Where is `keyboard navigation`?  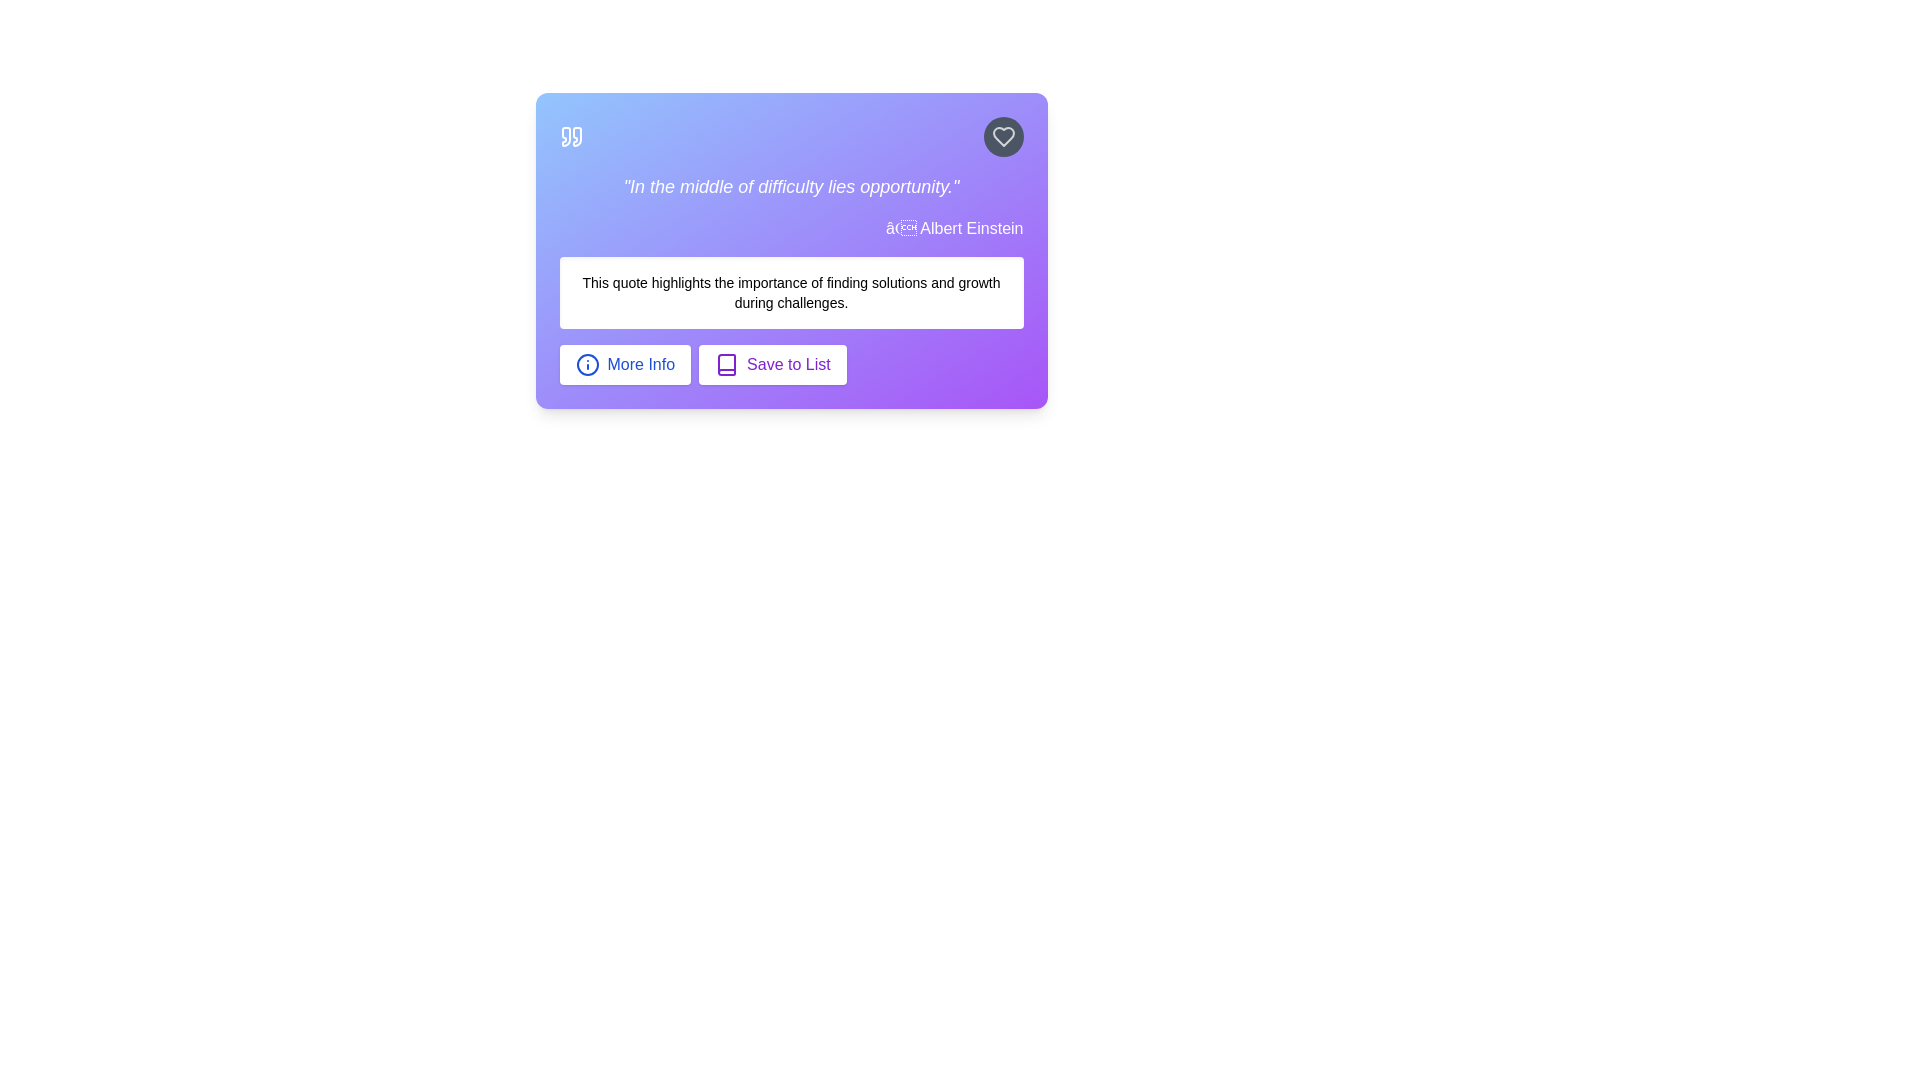 keyboard navigation is located at coordinates (624, 365).